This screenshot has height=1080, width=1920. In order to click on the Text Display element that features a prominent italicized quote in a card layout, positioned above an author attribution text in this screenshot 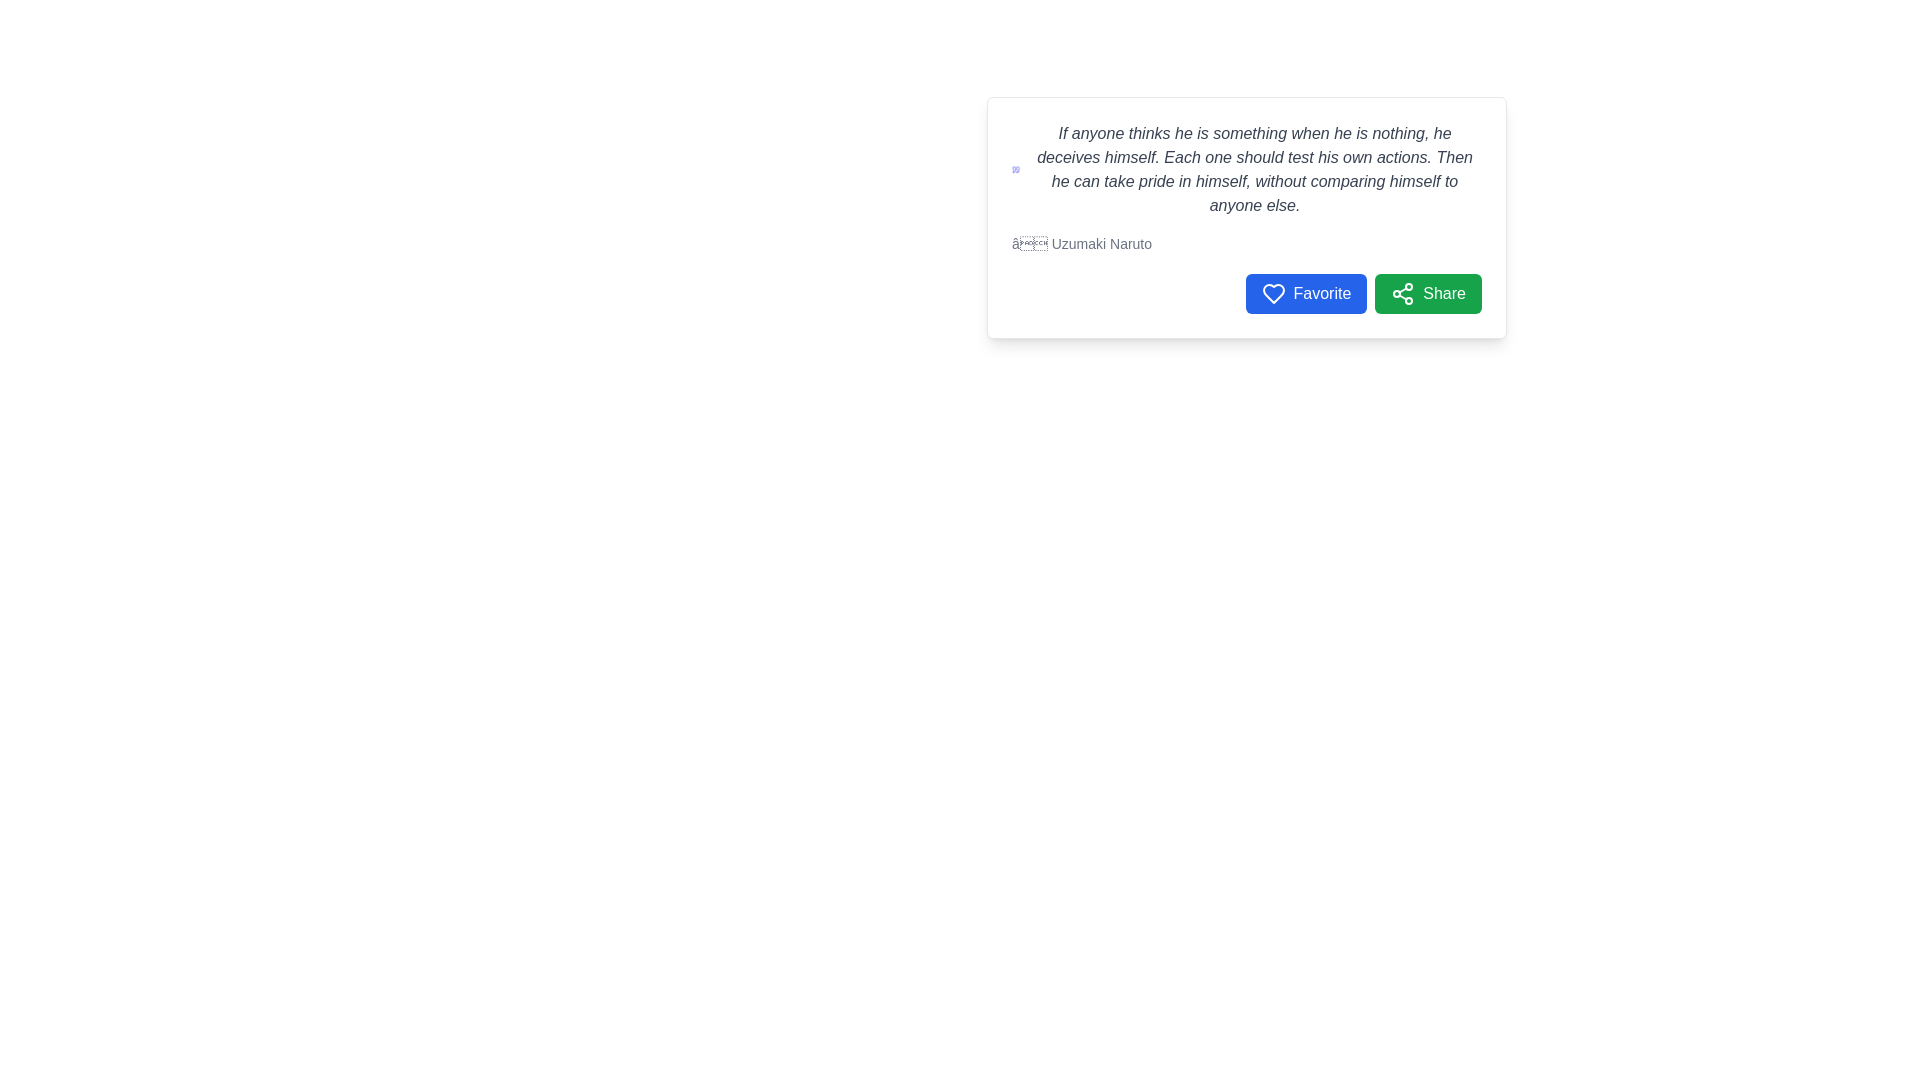, I will do `click(1246, 168)`.